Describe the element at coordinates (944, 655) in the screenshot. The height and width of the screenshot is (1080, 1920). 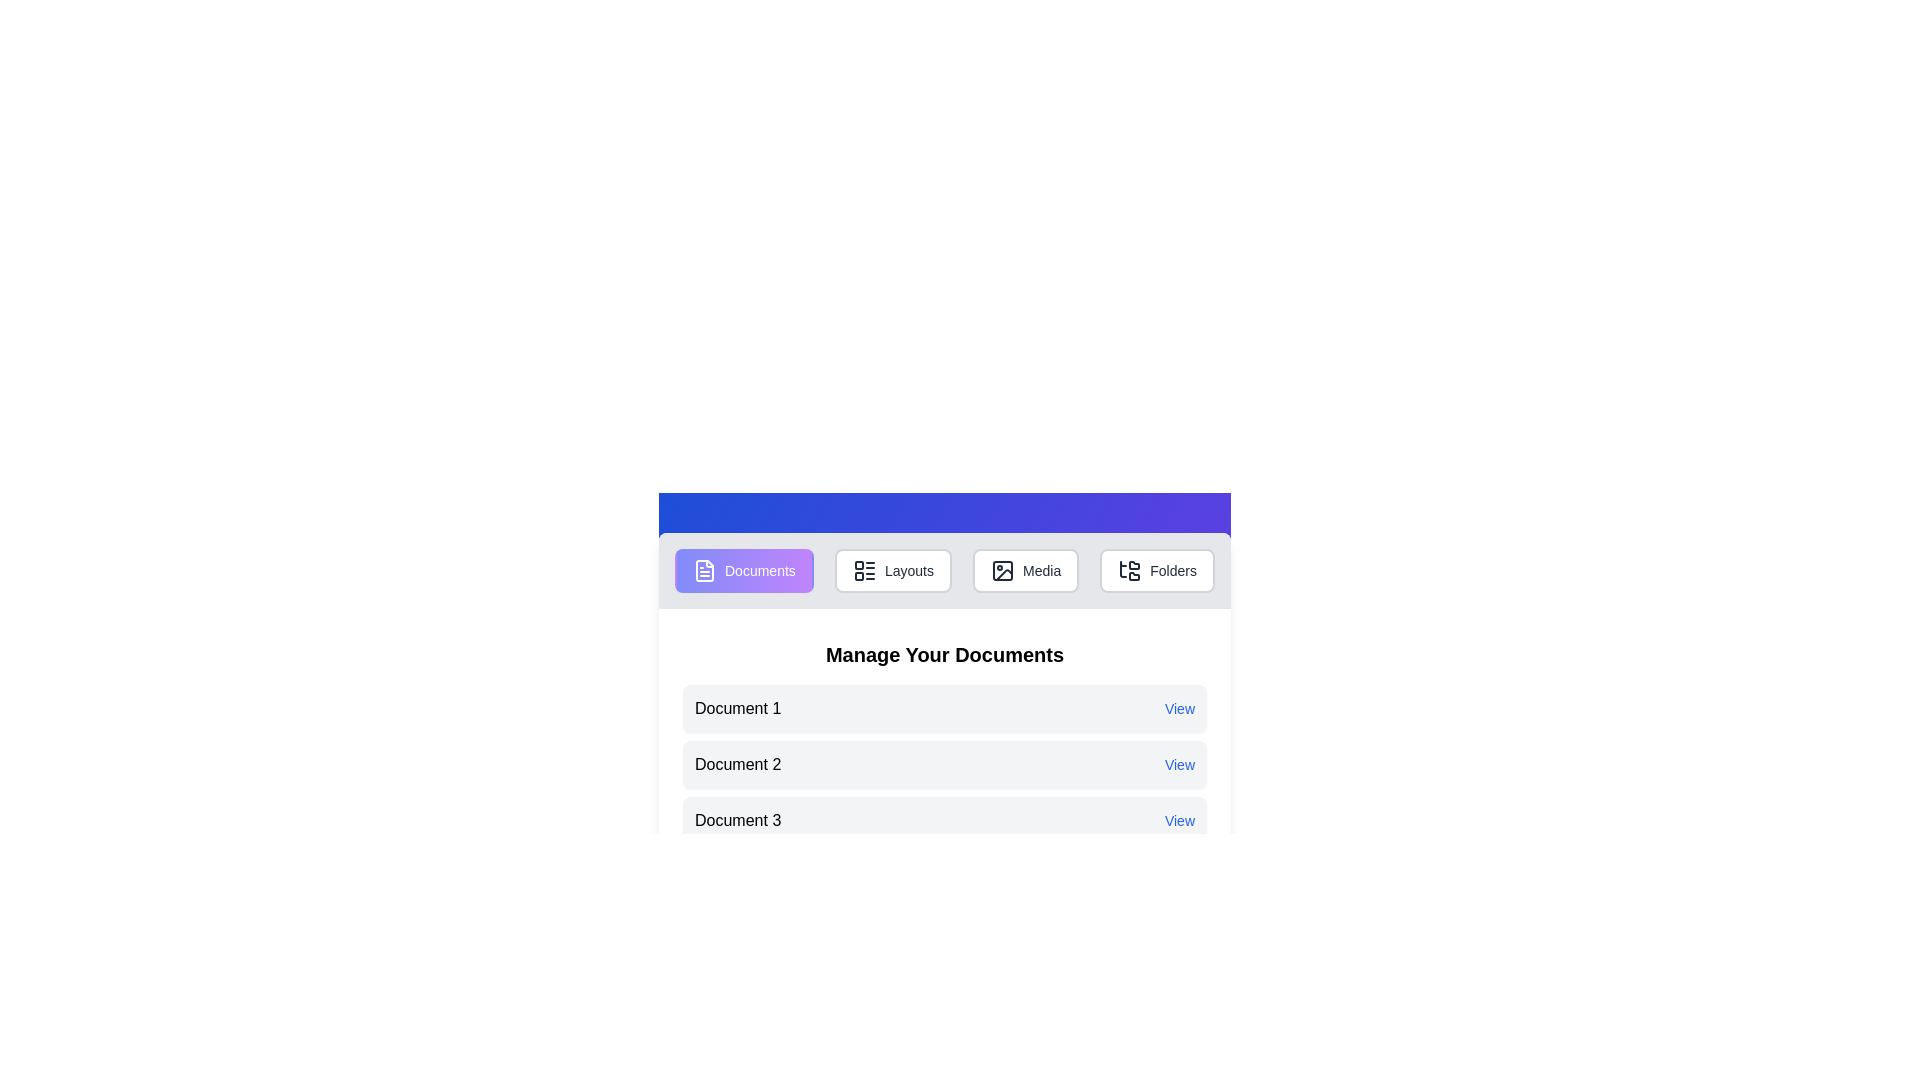
I see `text from the bold label stating 'Manage Your Documents' located at the top of the document section` at that location.